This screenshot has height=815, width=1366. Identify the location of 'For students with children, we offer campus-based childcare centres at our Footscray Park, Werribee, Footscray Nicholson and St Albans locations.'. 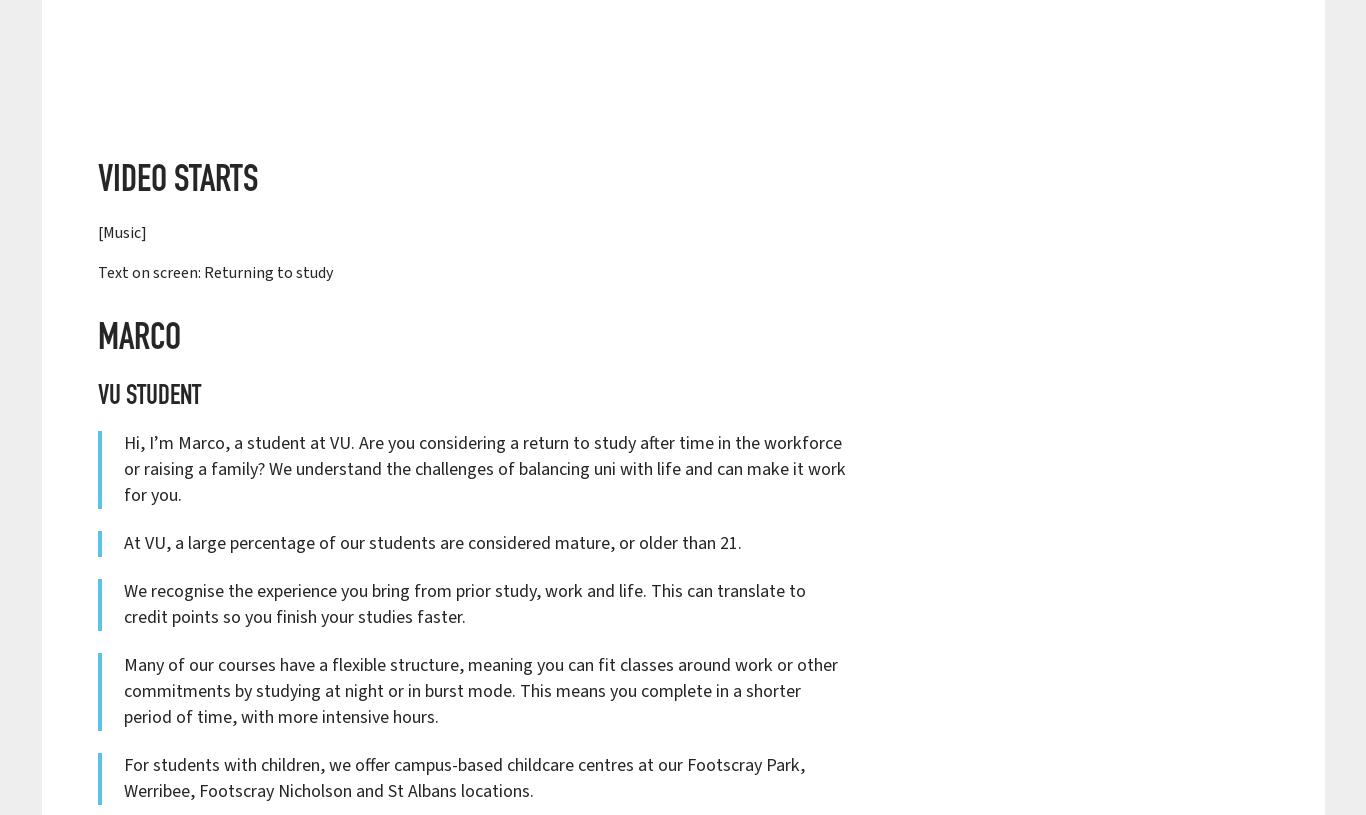
(464, 778).